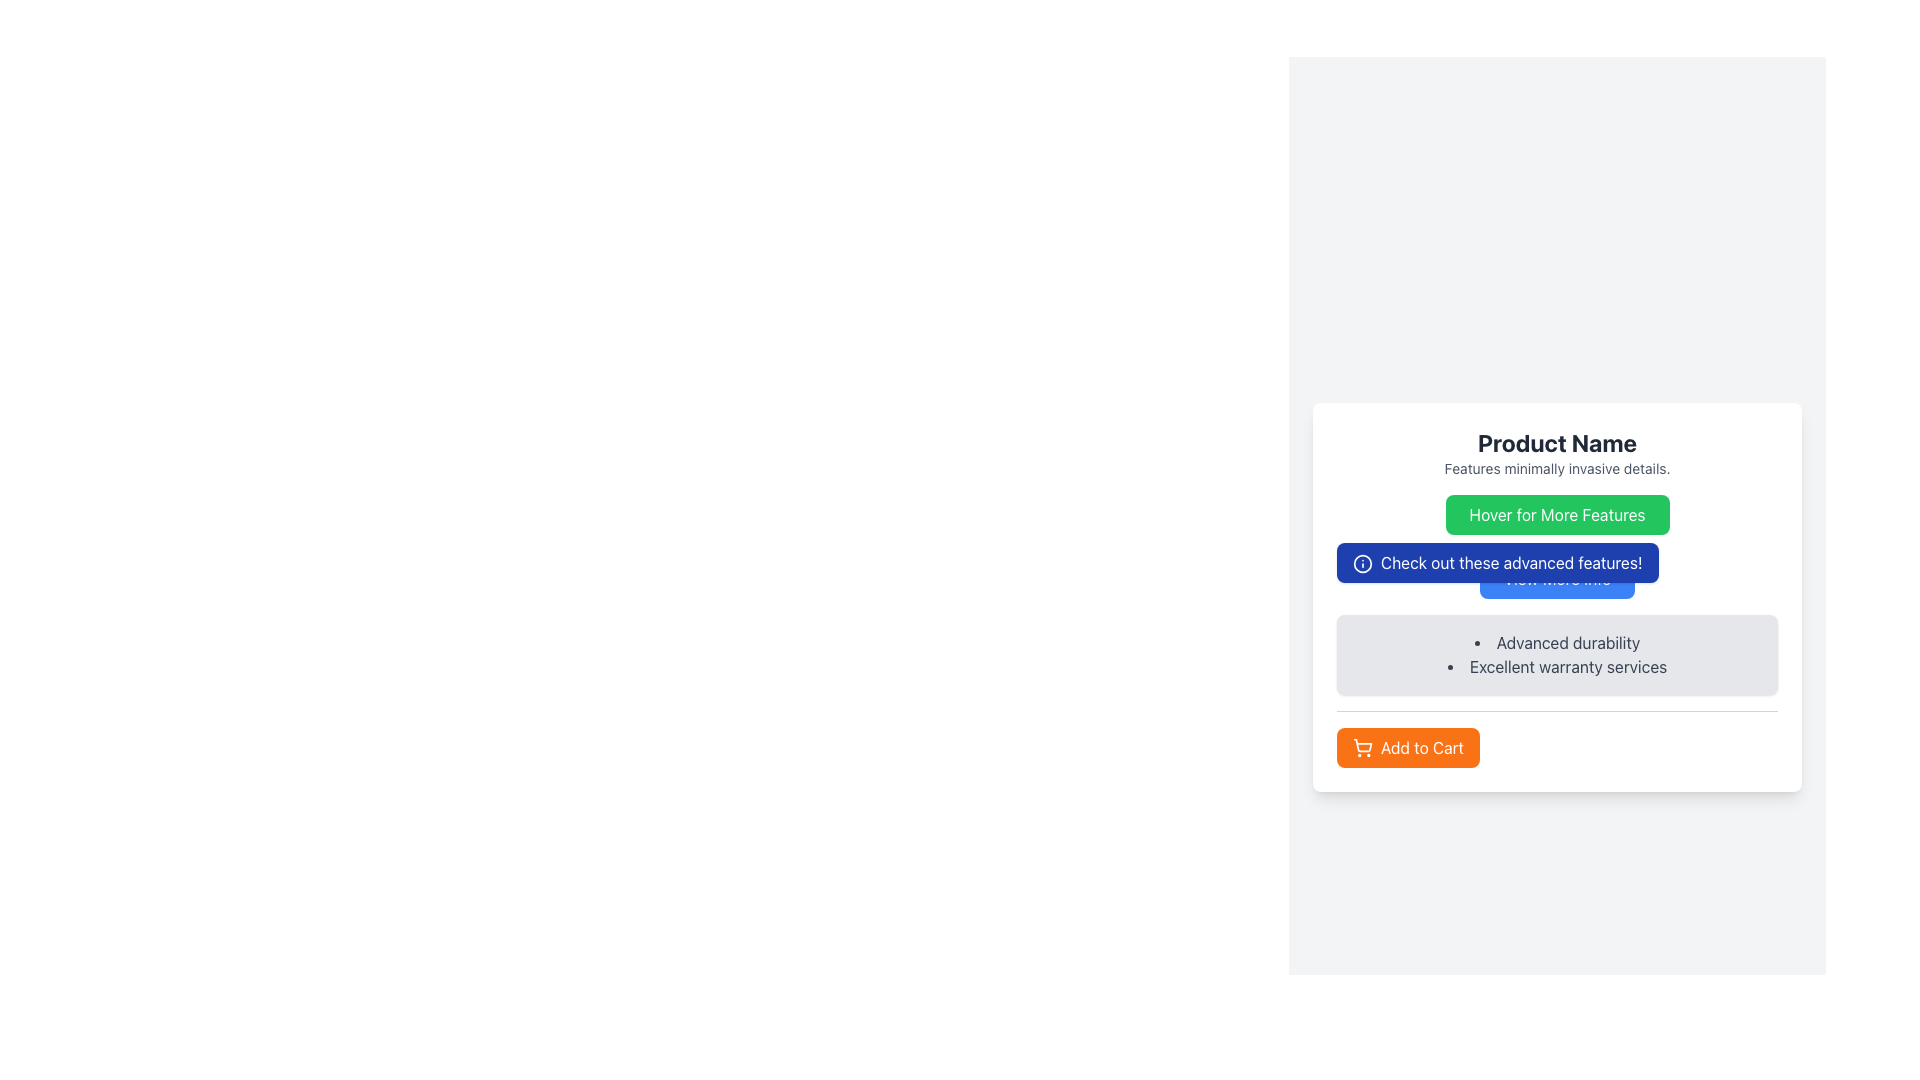 The image size is (1920, 1080). What do you see at coordinates (1362, 563) in the screenshot?
I see `the SVG Circle element located to the left of the text 'Check out these advanced features!'` at bounding box center [1362, 563].